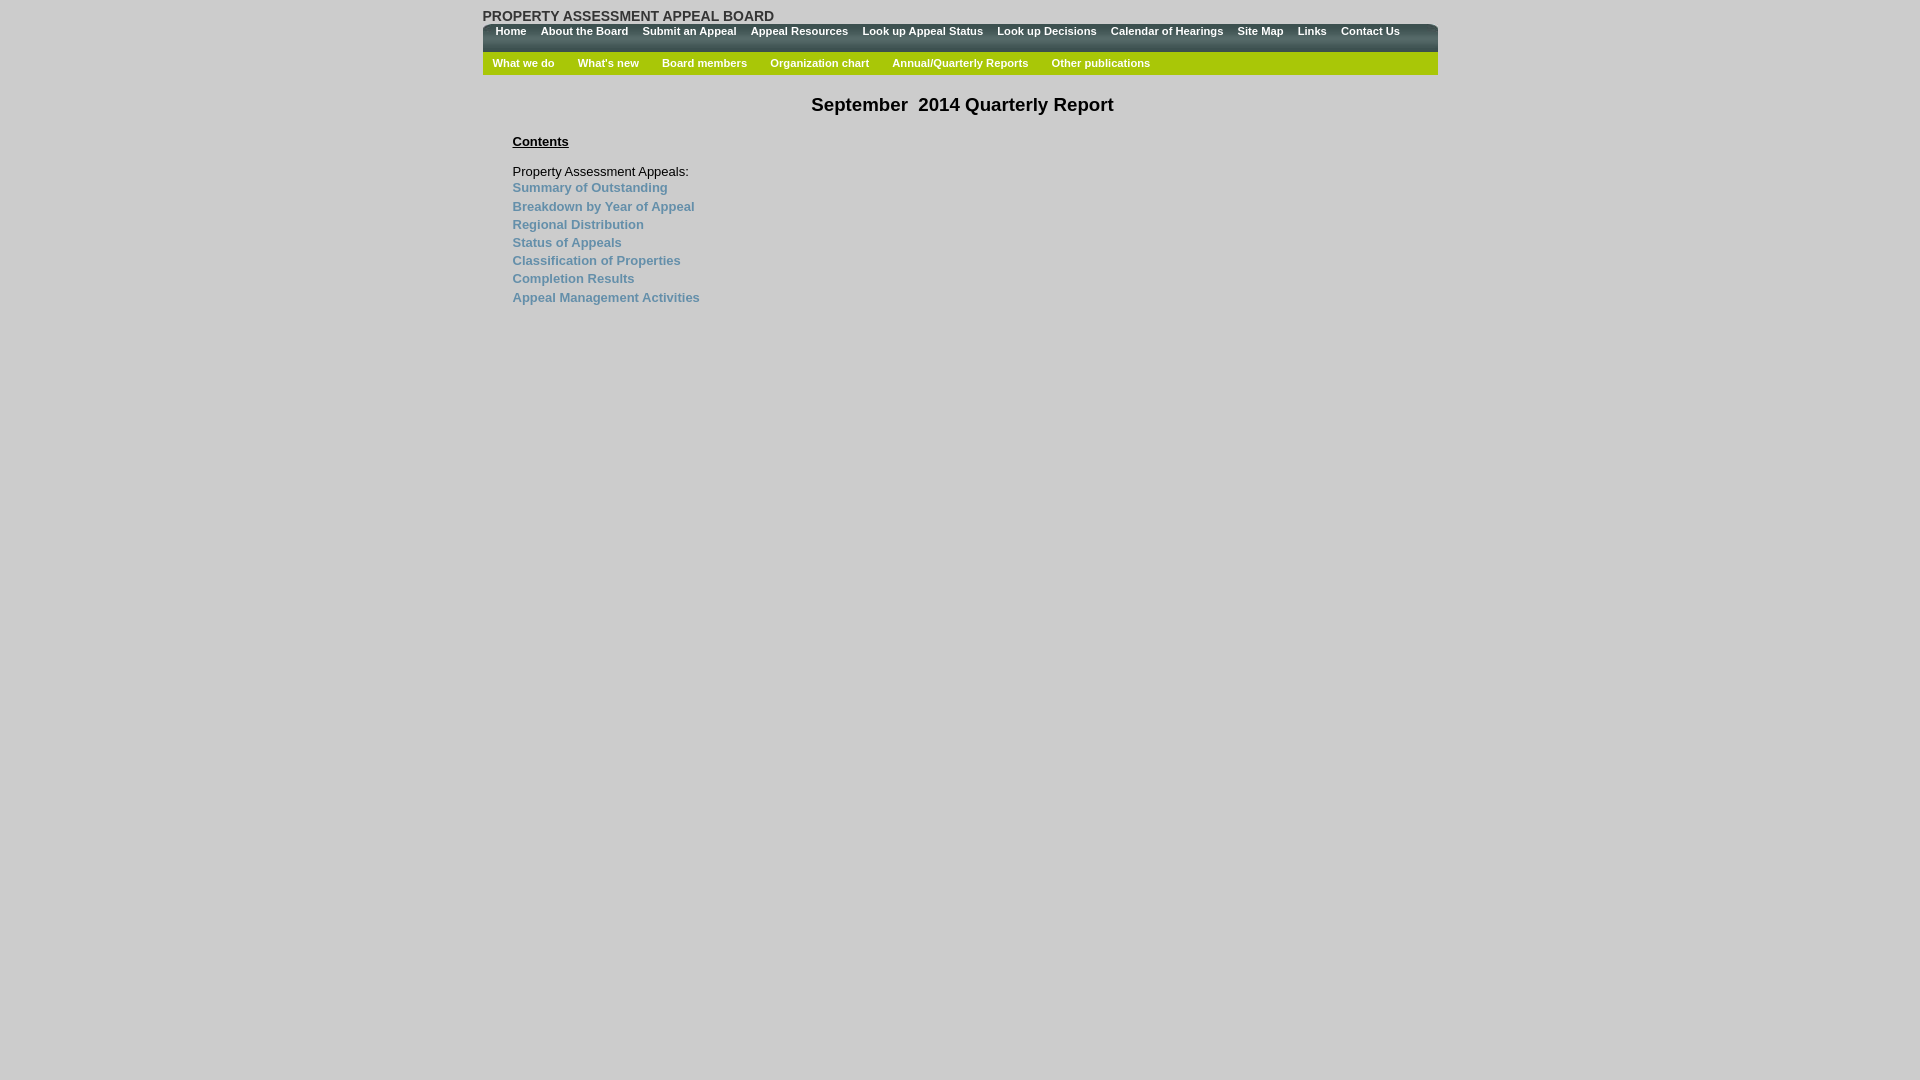  I want to click on 'Contact Us', so click(1369, 31).